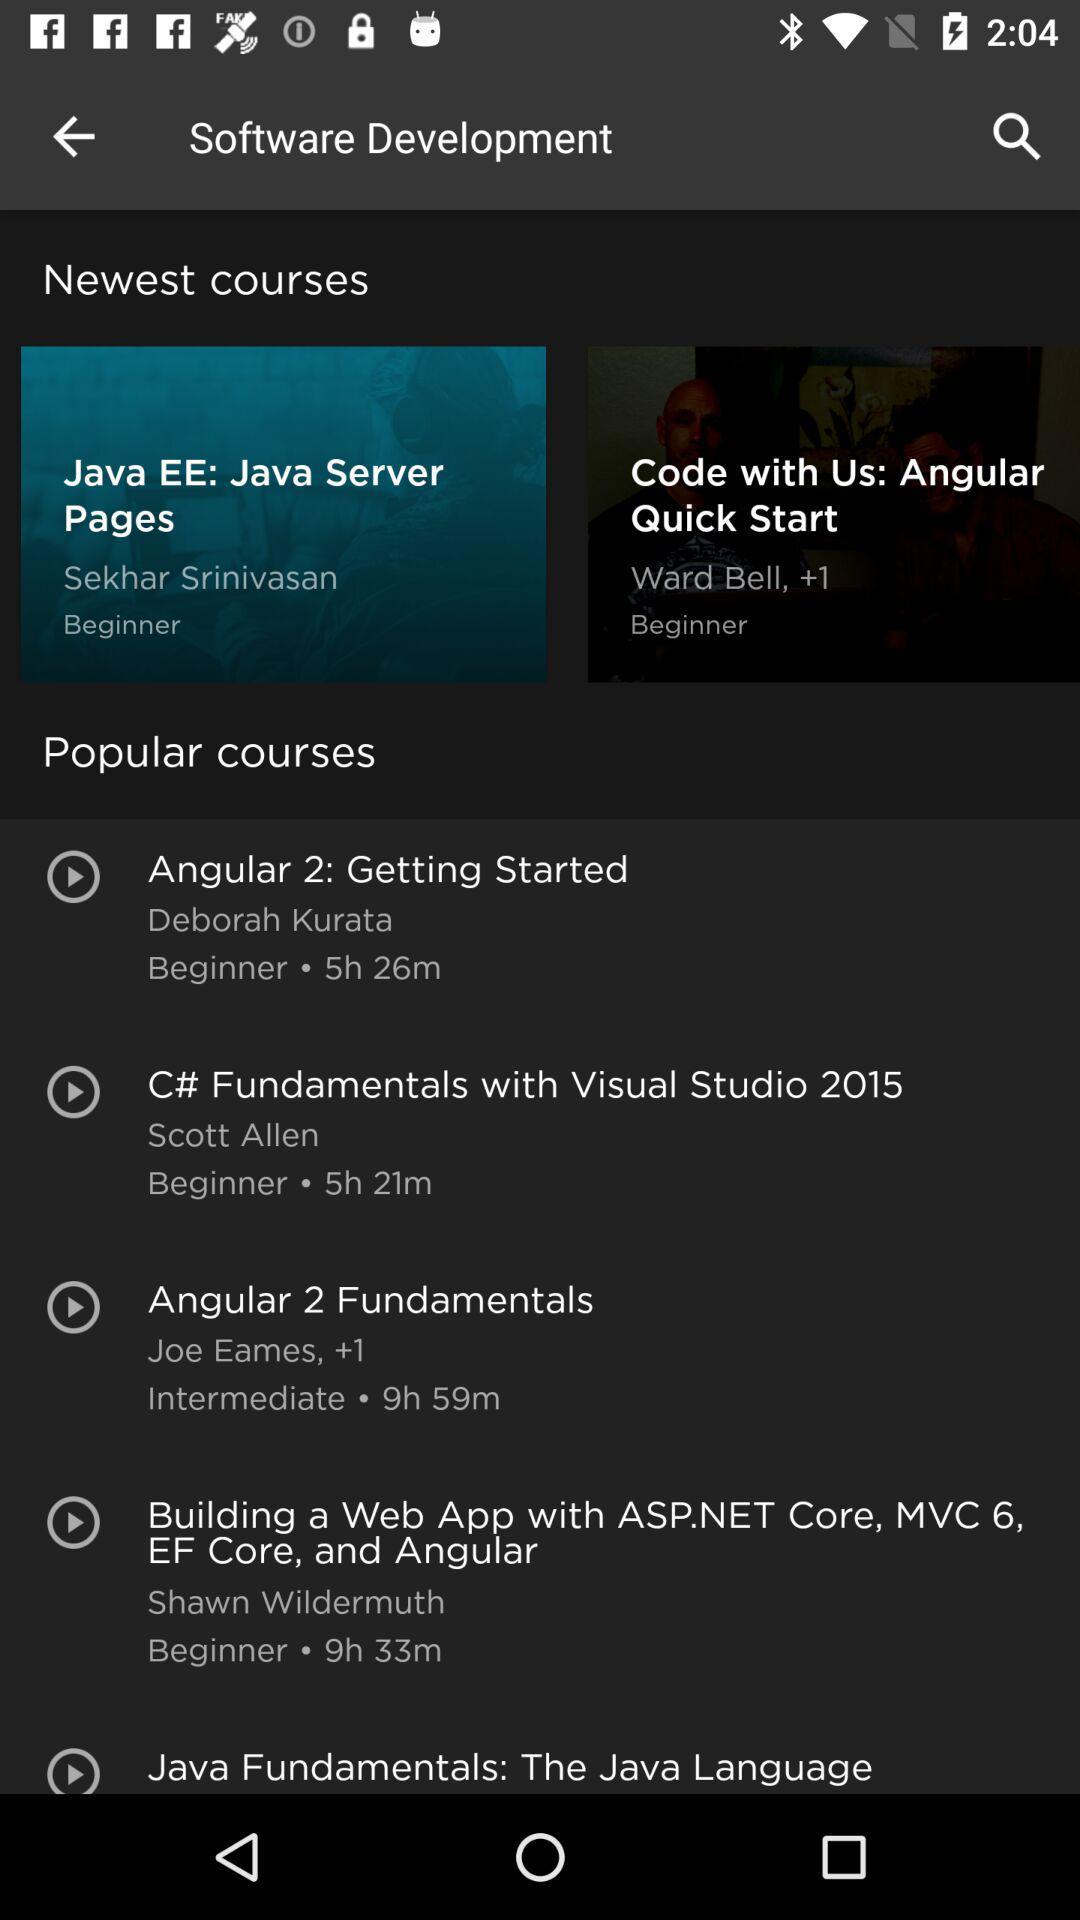 This screenshot has height=1920, width=1080. What do you see at coordinates (72, 135) in the screenshot?
I see `the item above newest courses icon` at bounding box center [72, 135].